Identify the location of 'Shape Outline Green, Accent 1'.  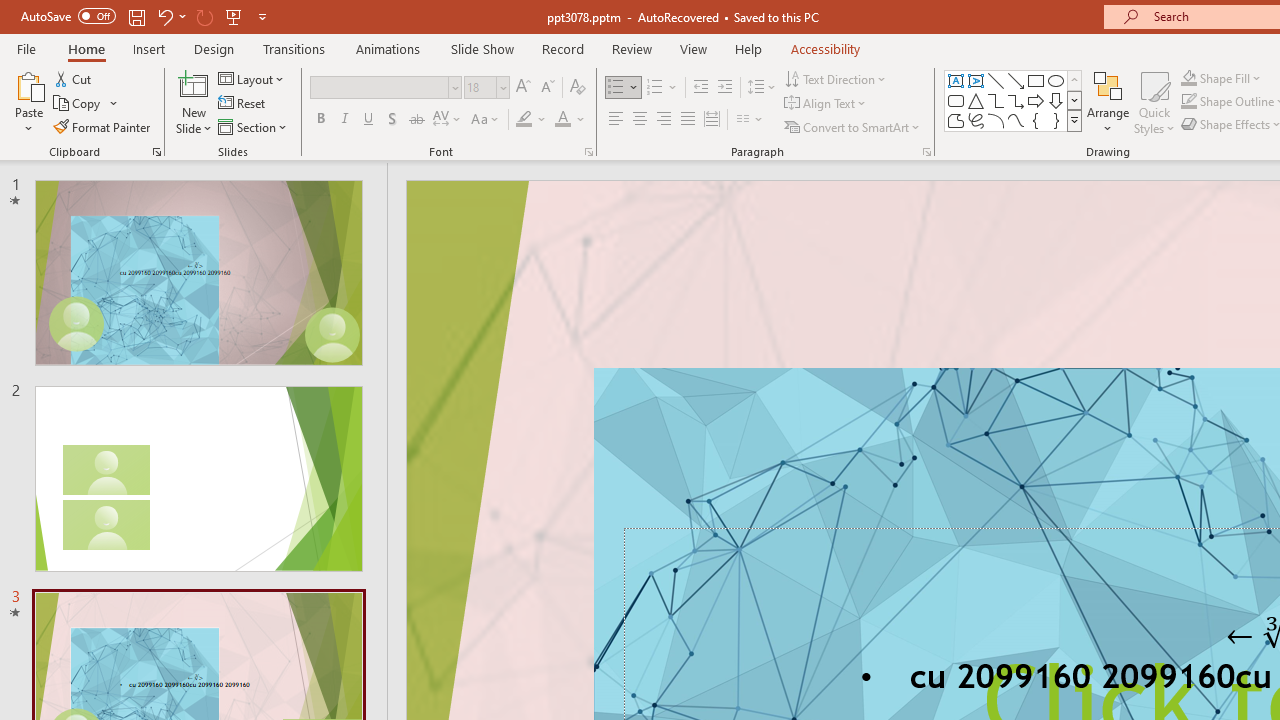
(1189, 101).